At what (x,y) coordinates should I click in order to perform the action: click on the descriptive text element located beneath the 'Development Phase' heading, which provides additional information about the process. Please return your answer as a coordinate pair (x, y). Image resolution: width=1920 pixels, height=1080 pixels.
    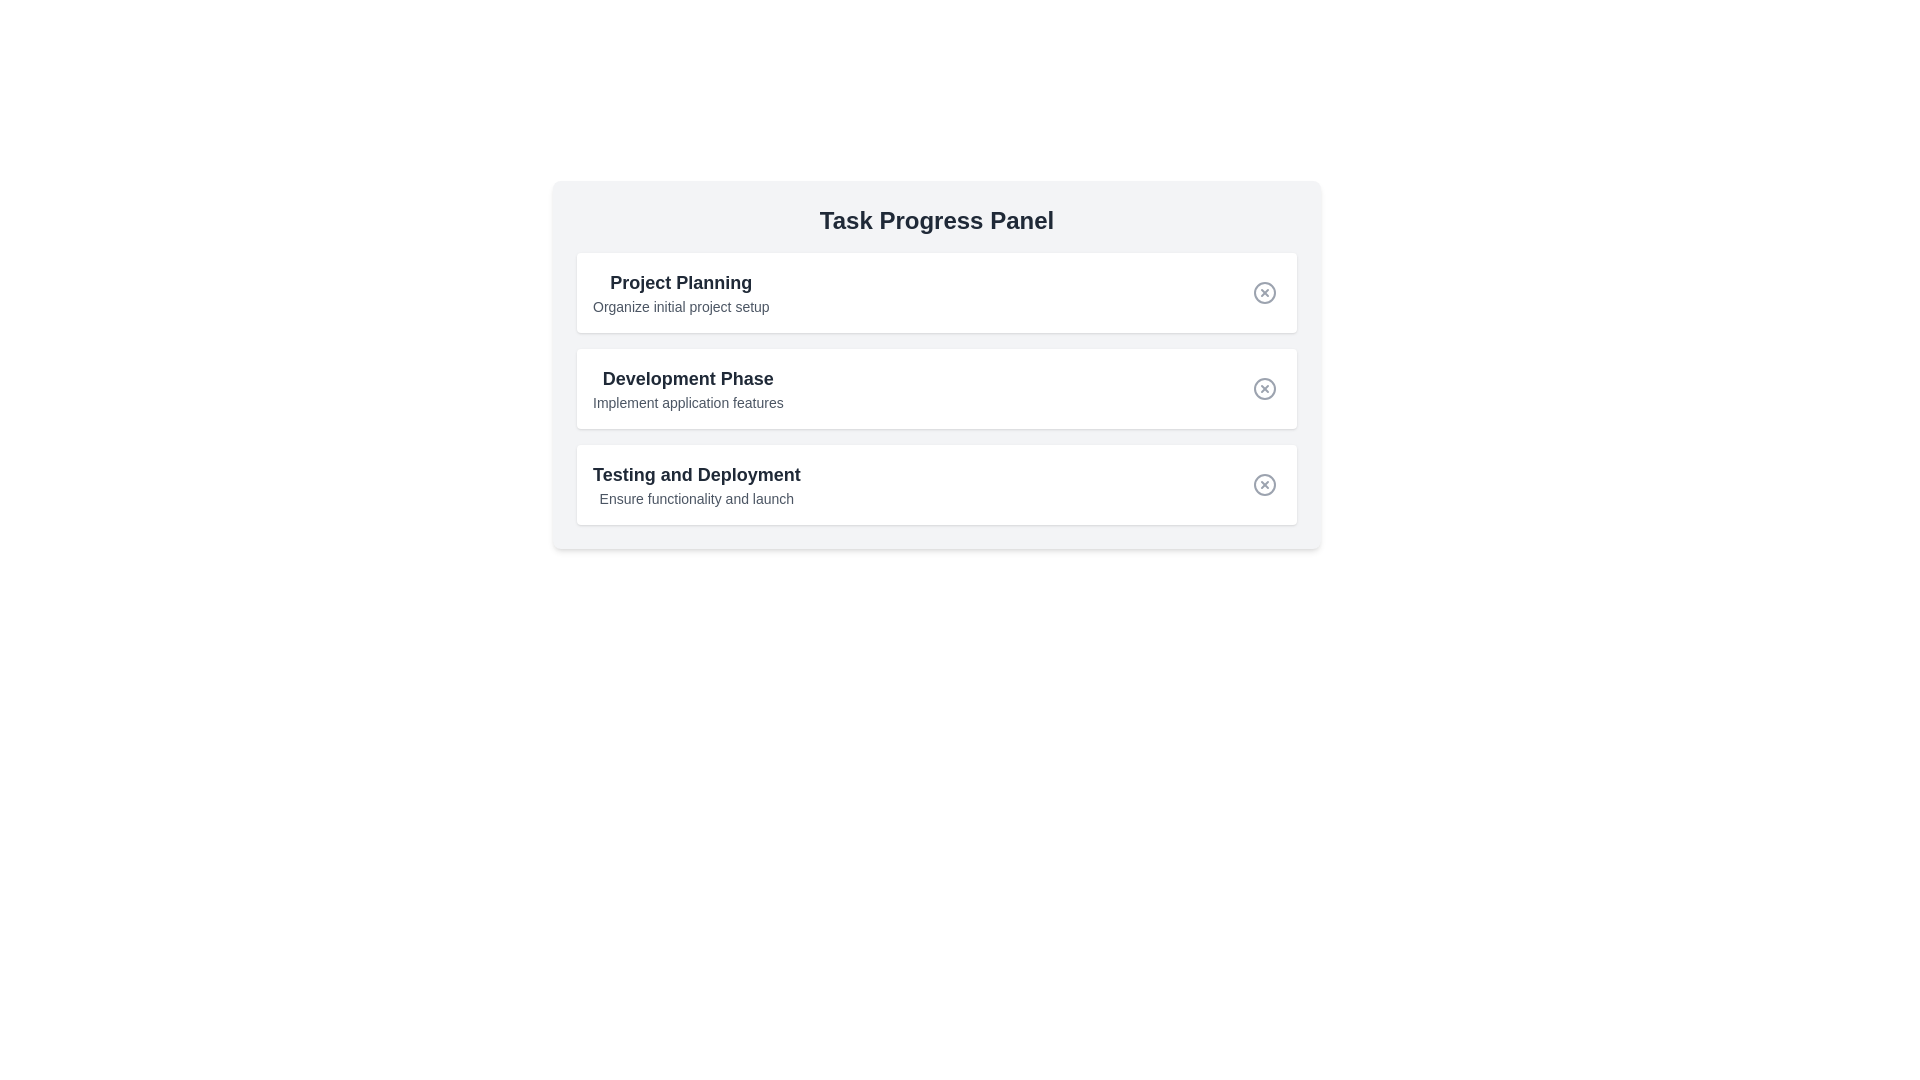
    Looking at the image, I should click on (688, 402).